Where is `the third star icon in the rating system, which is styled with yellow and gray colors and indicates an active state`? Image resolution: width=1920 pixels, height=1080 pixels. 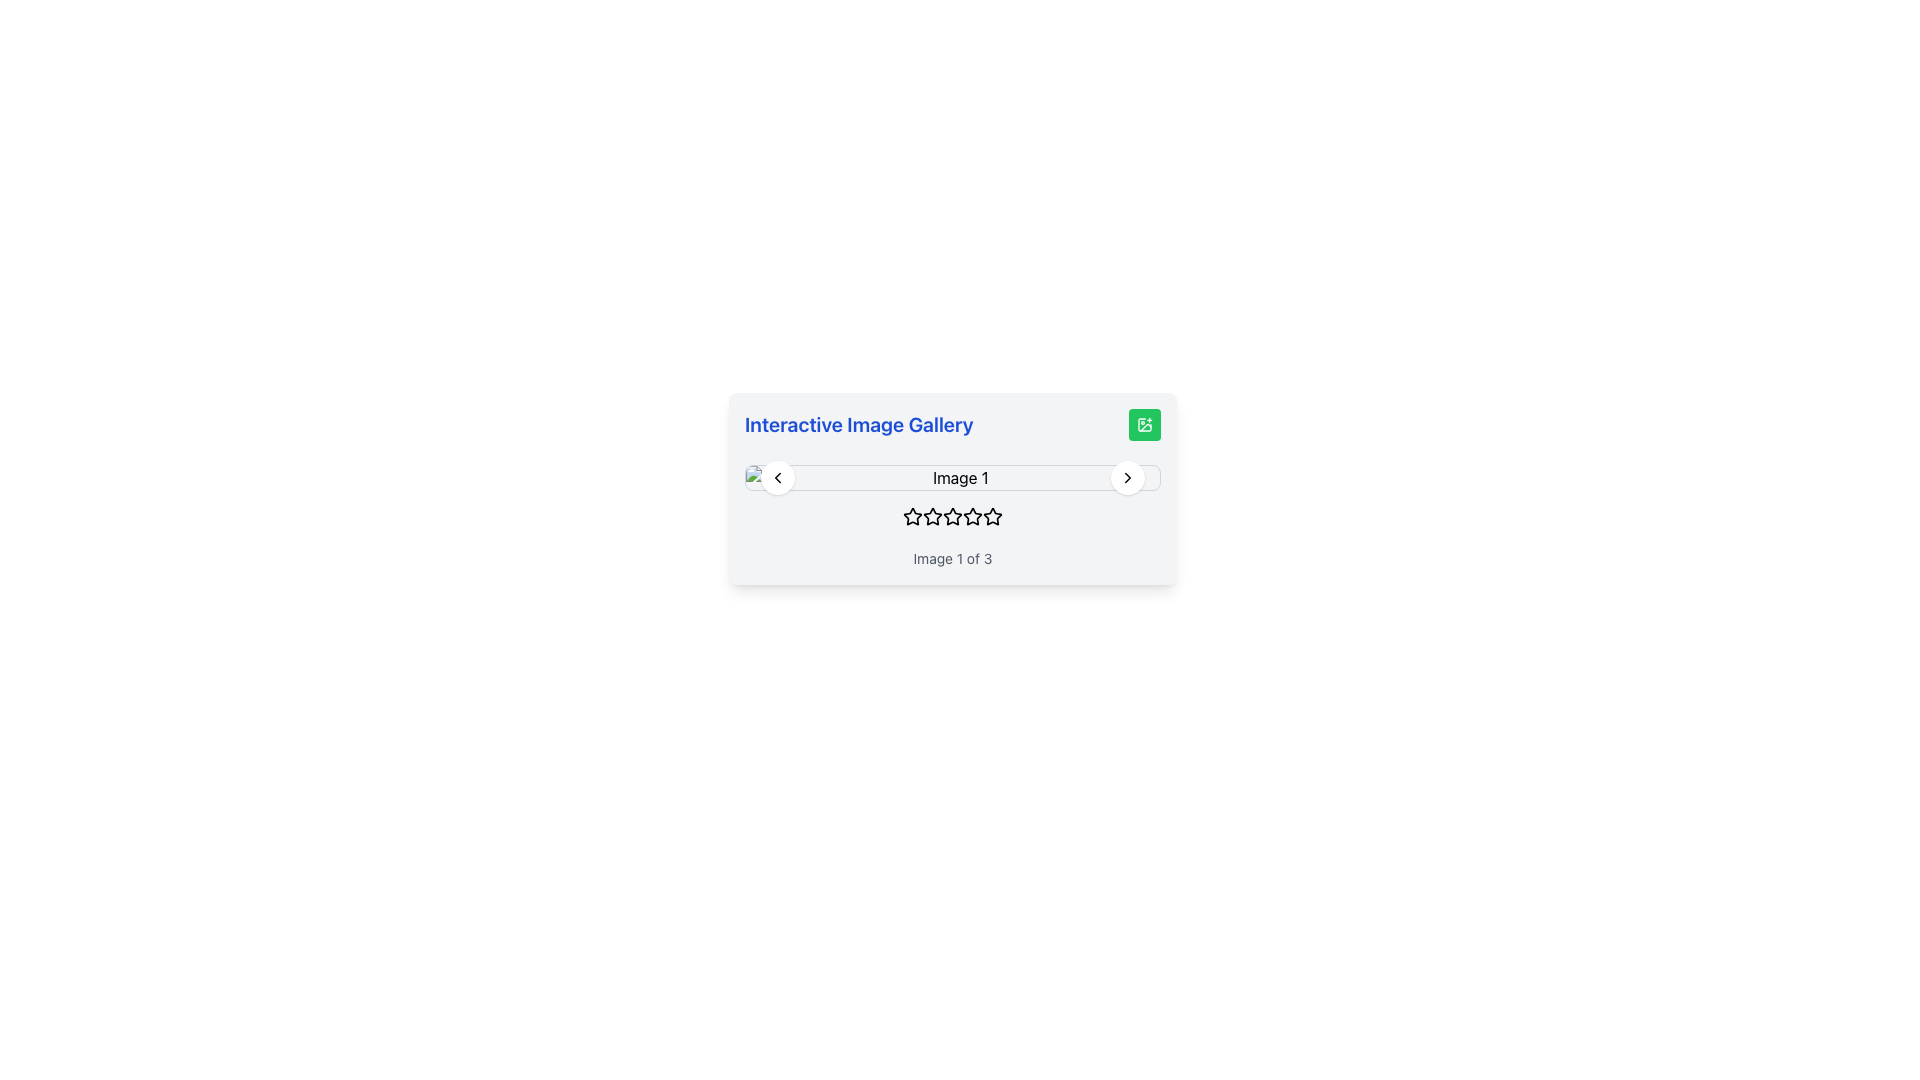
the third star icon in the rating system, which is styled with yellow and gray colors and indicates an active state is located at coordinates (952, 515).